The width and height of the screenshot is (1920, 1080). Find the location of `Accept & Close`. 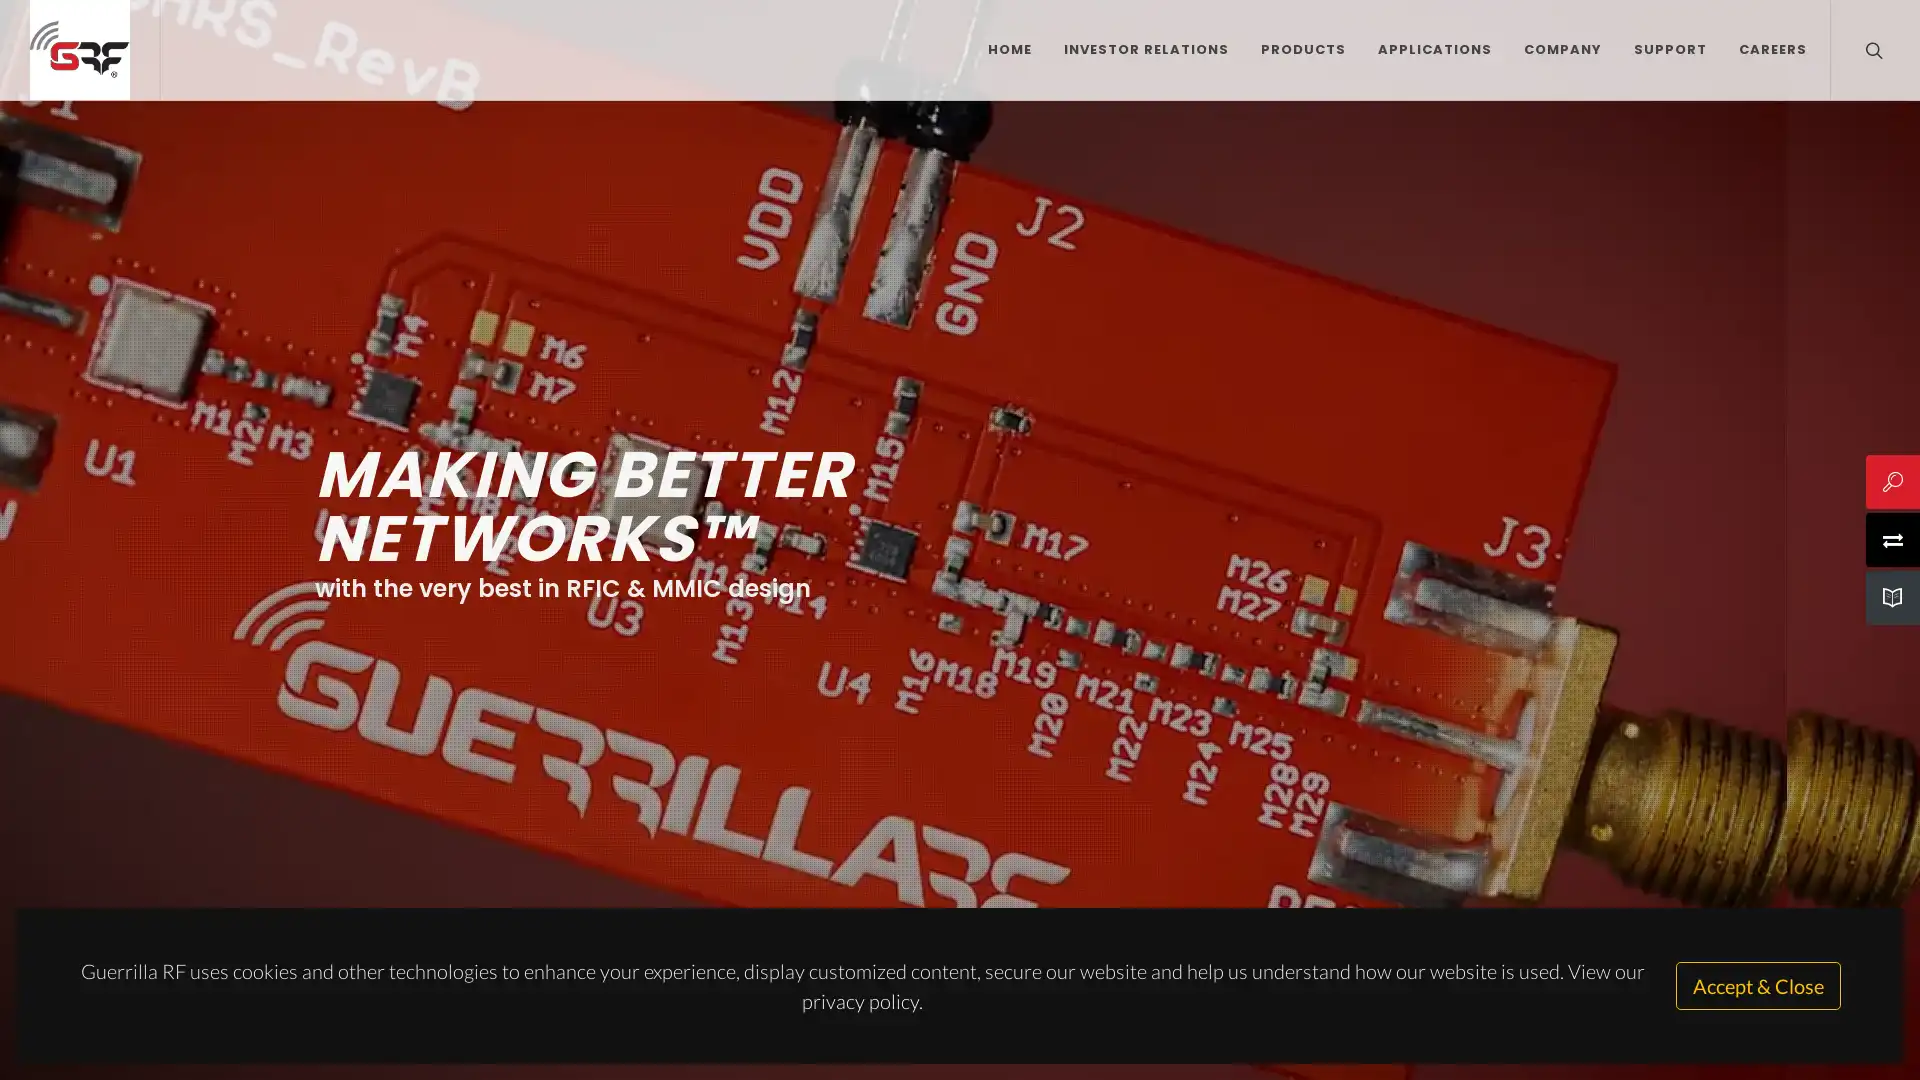

Accept & Close is located at coordinates (1757, 985).